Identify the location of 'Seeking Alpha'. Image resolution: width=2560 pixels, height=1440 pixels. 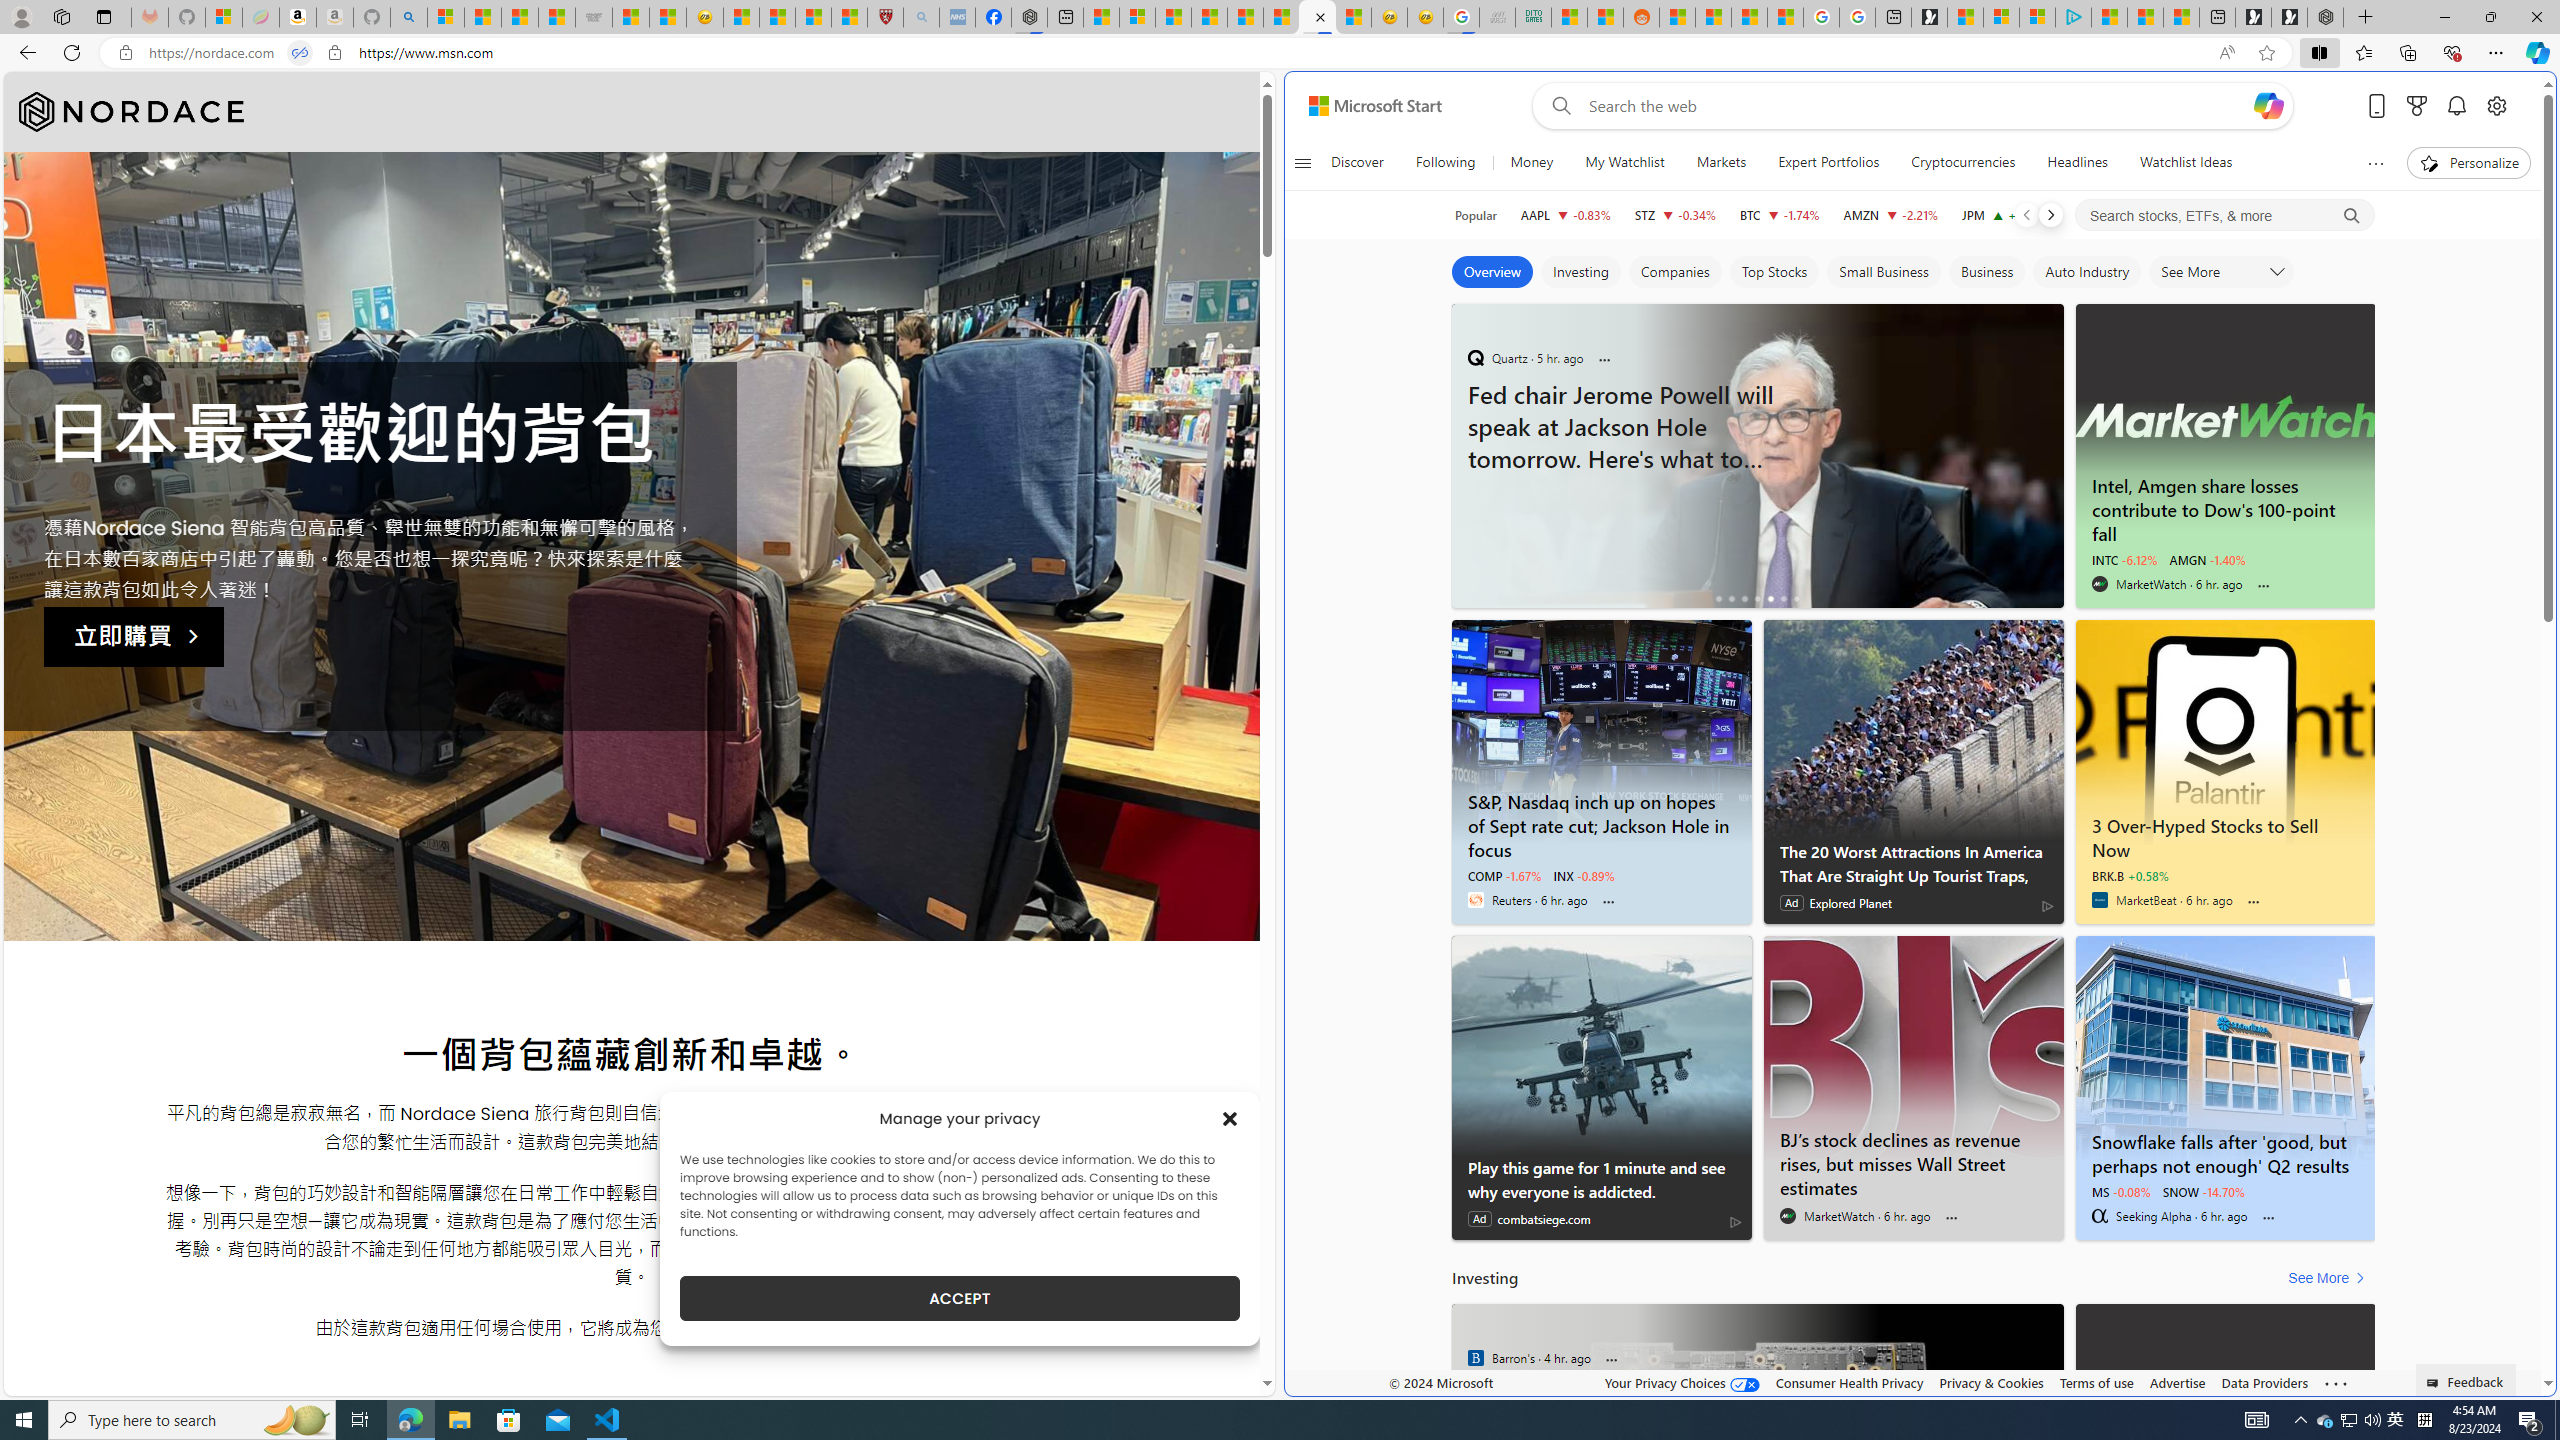
(2099, 1215).